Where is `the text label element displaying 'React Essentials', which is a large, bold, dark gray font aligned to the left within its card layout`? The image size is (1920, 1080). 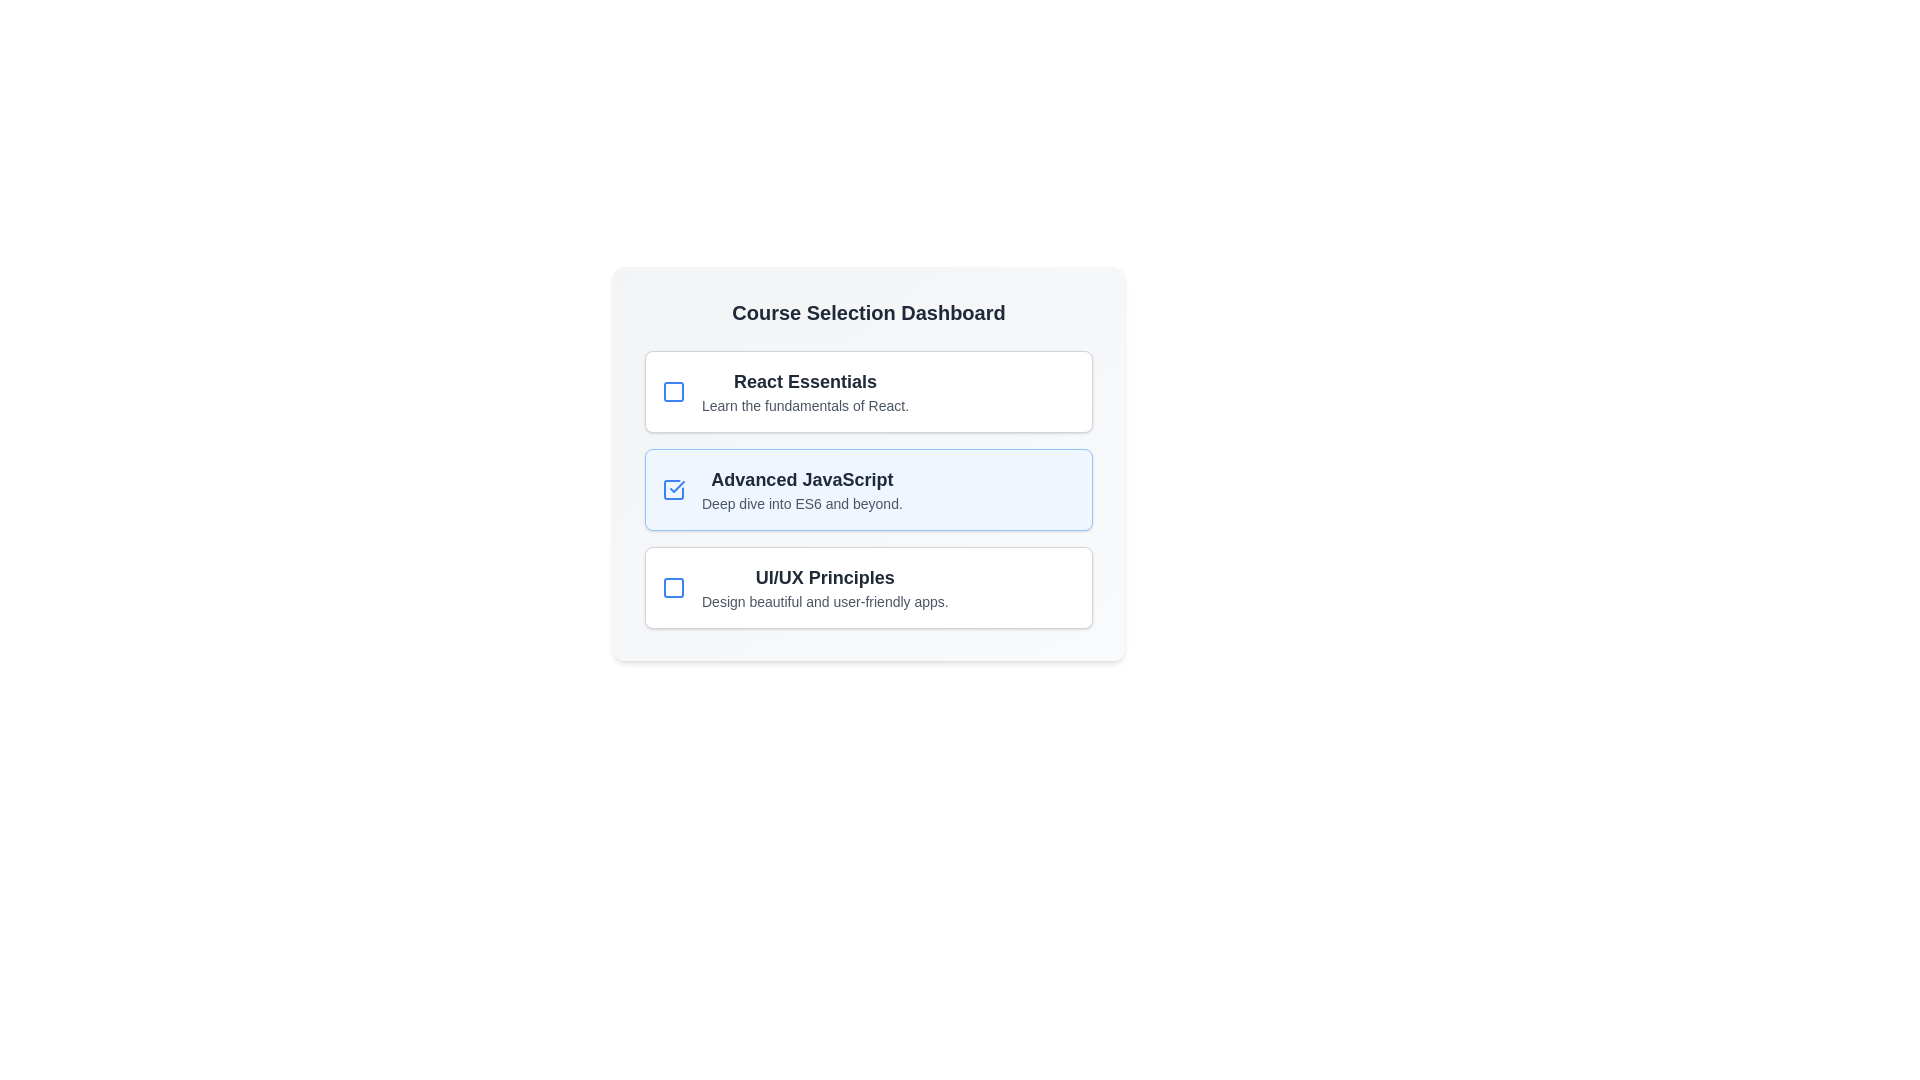 the text label element displaying 'React Essentials', which is a large, bold, dark gray font aligned to the left within its card layout is located at coordinates (805, 381).